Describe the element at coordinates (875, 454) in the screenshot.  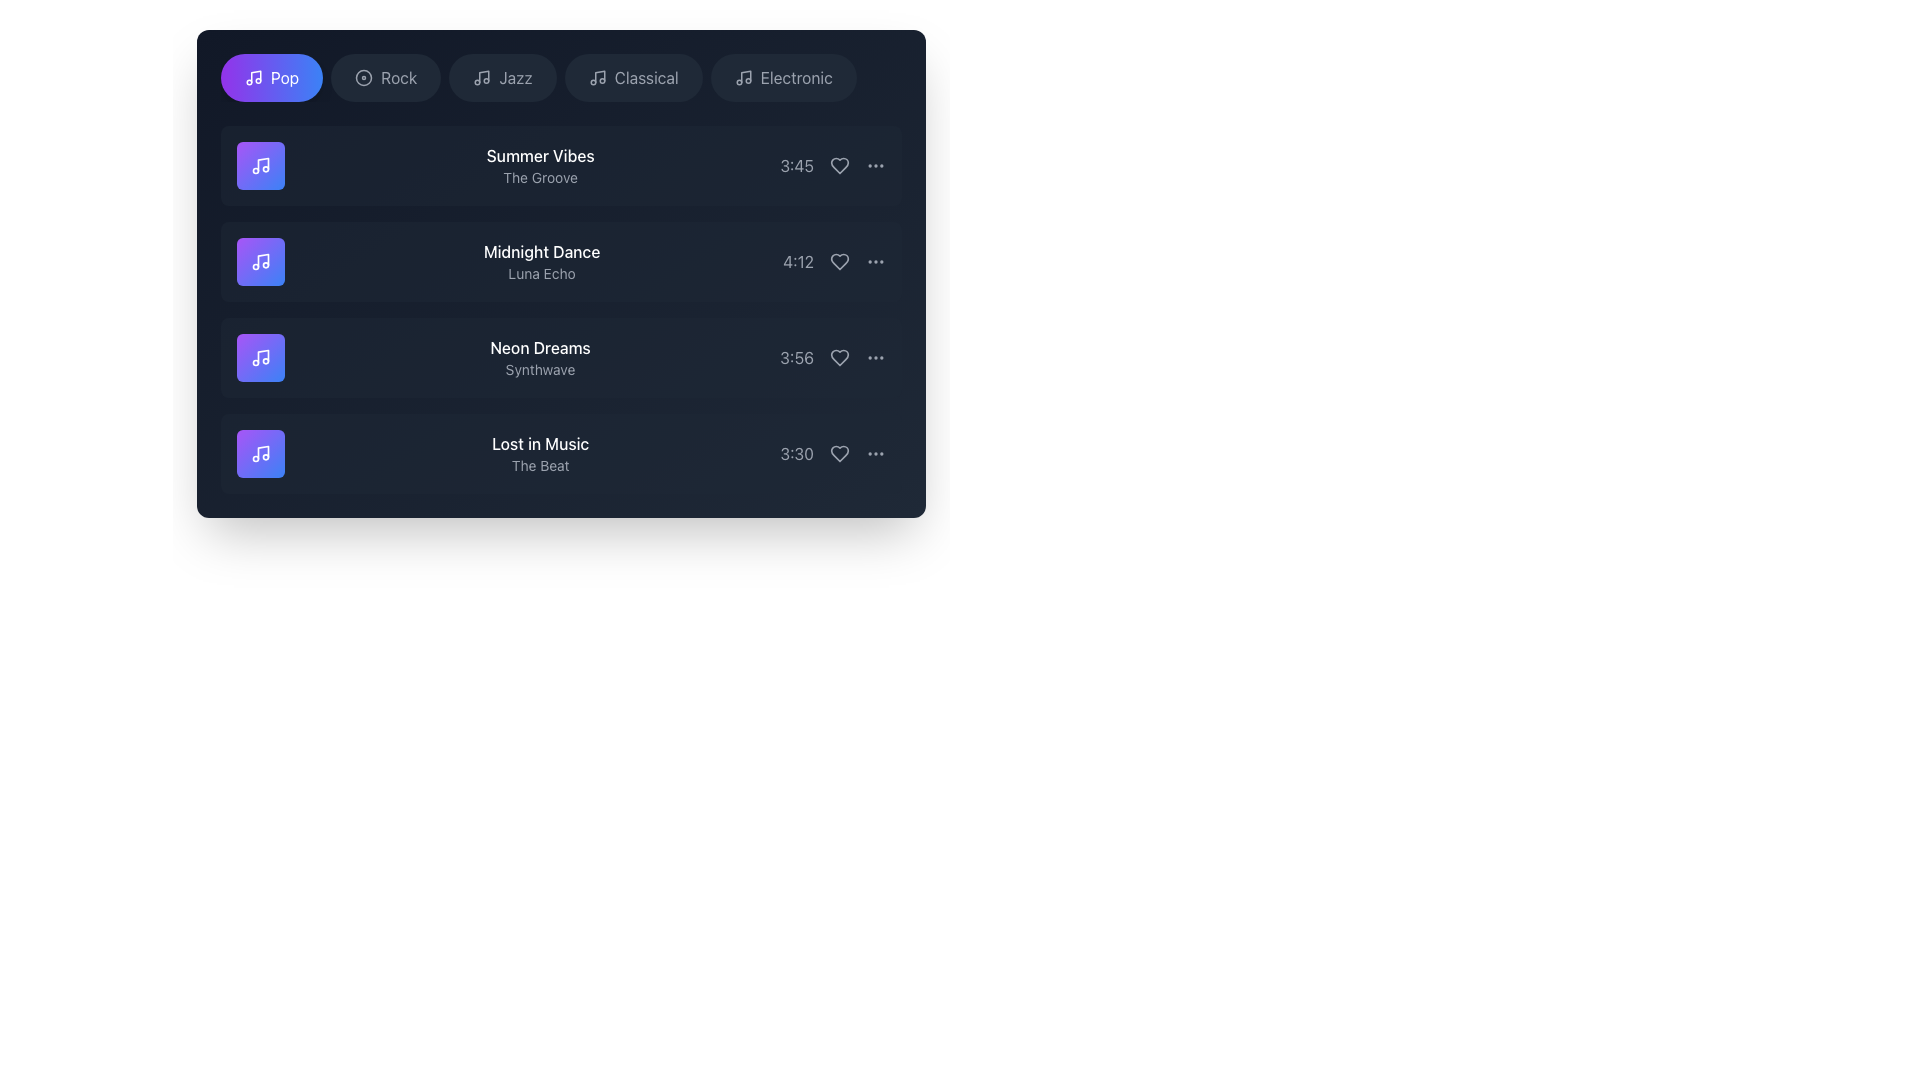
I see `the menu icon located to the immediate right of the heart-shaped 'like' icon for the music track 'Lost in Music'` at that location.